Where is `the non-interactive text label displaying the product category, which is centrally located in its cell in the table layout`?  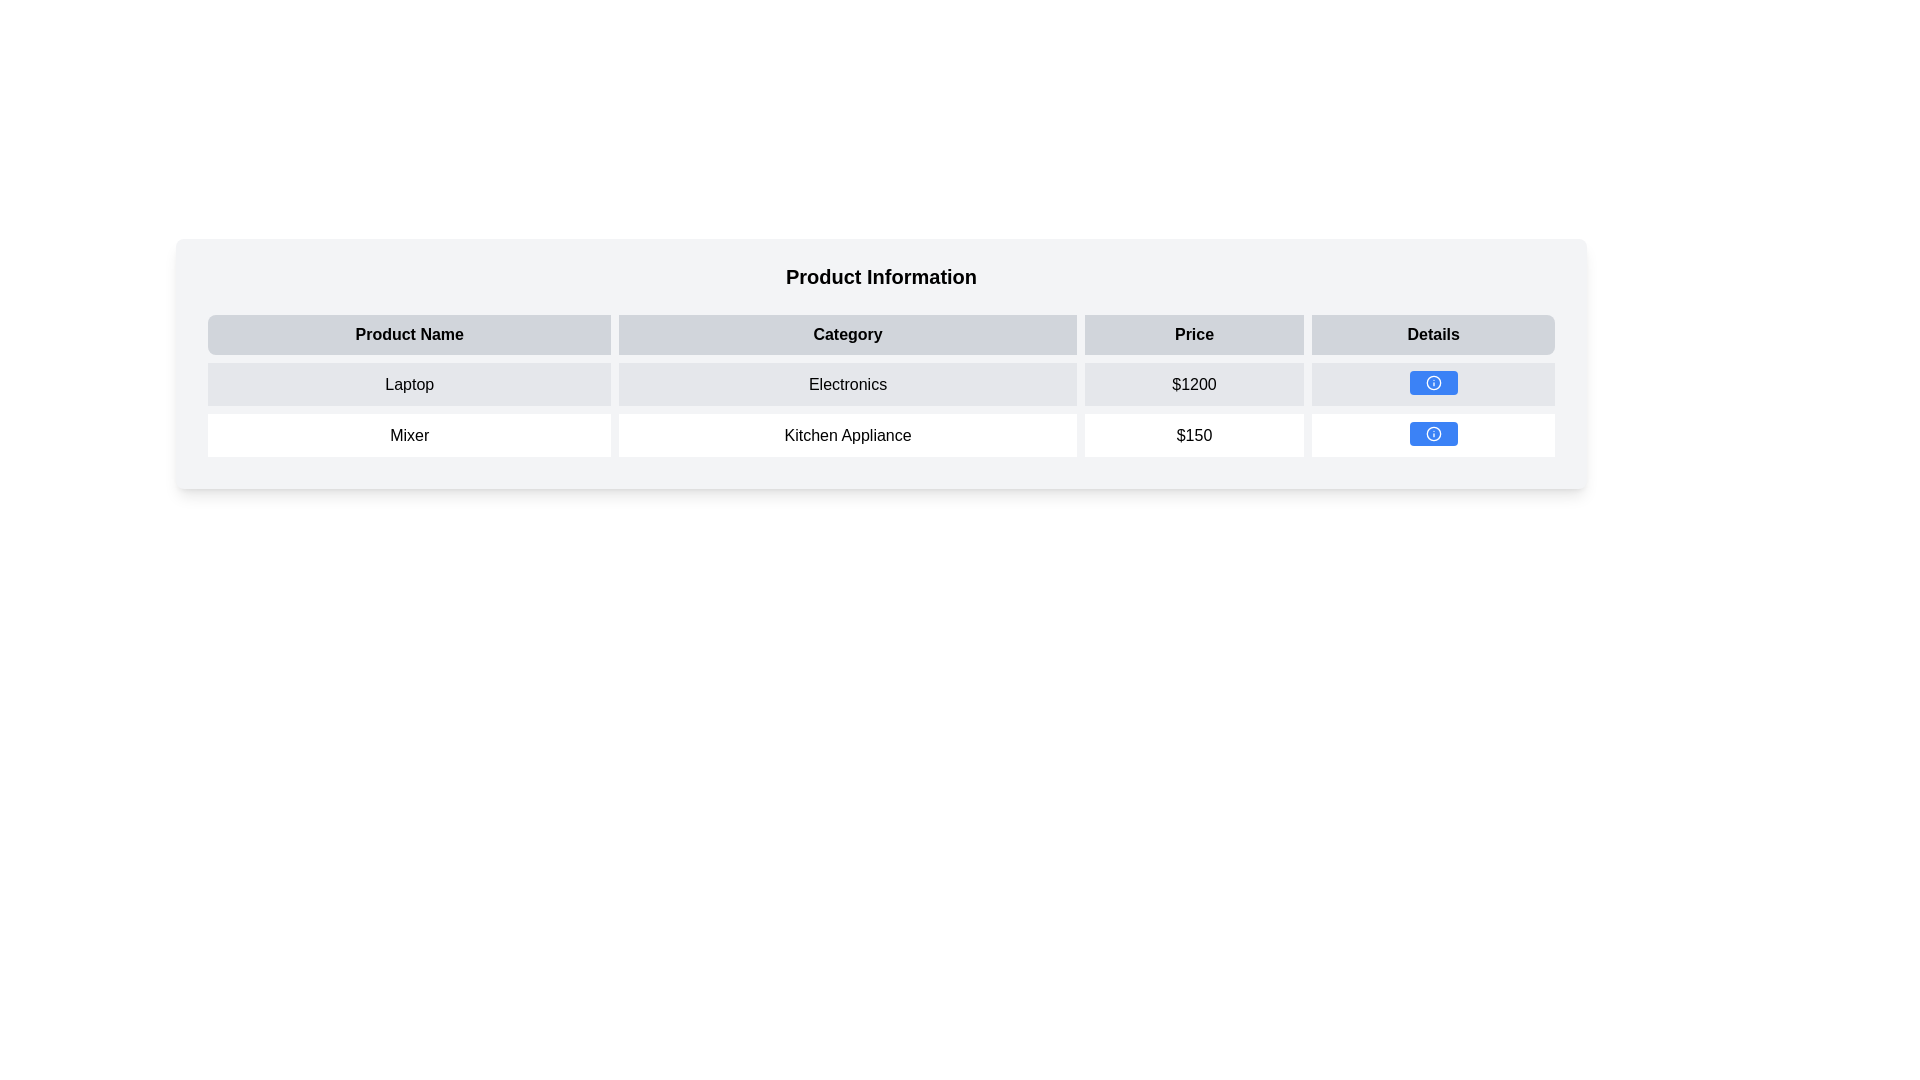
the non-interactive text label displaying the product category, which is centrally located in its cell in the table layout is located at coordinates (848, 384).